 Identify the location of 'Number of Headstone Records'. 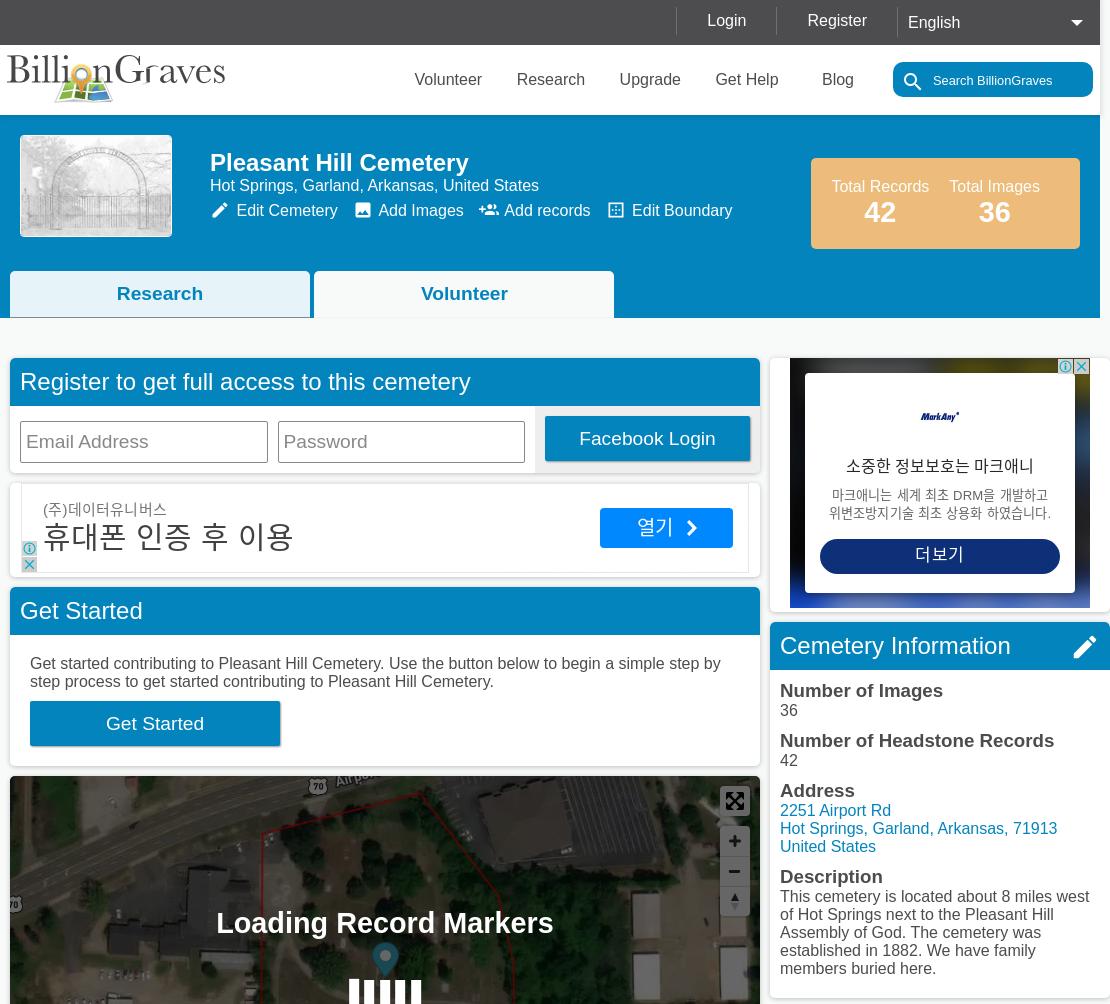
(916, 739).